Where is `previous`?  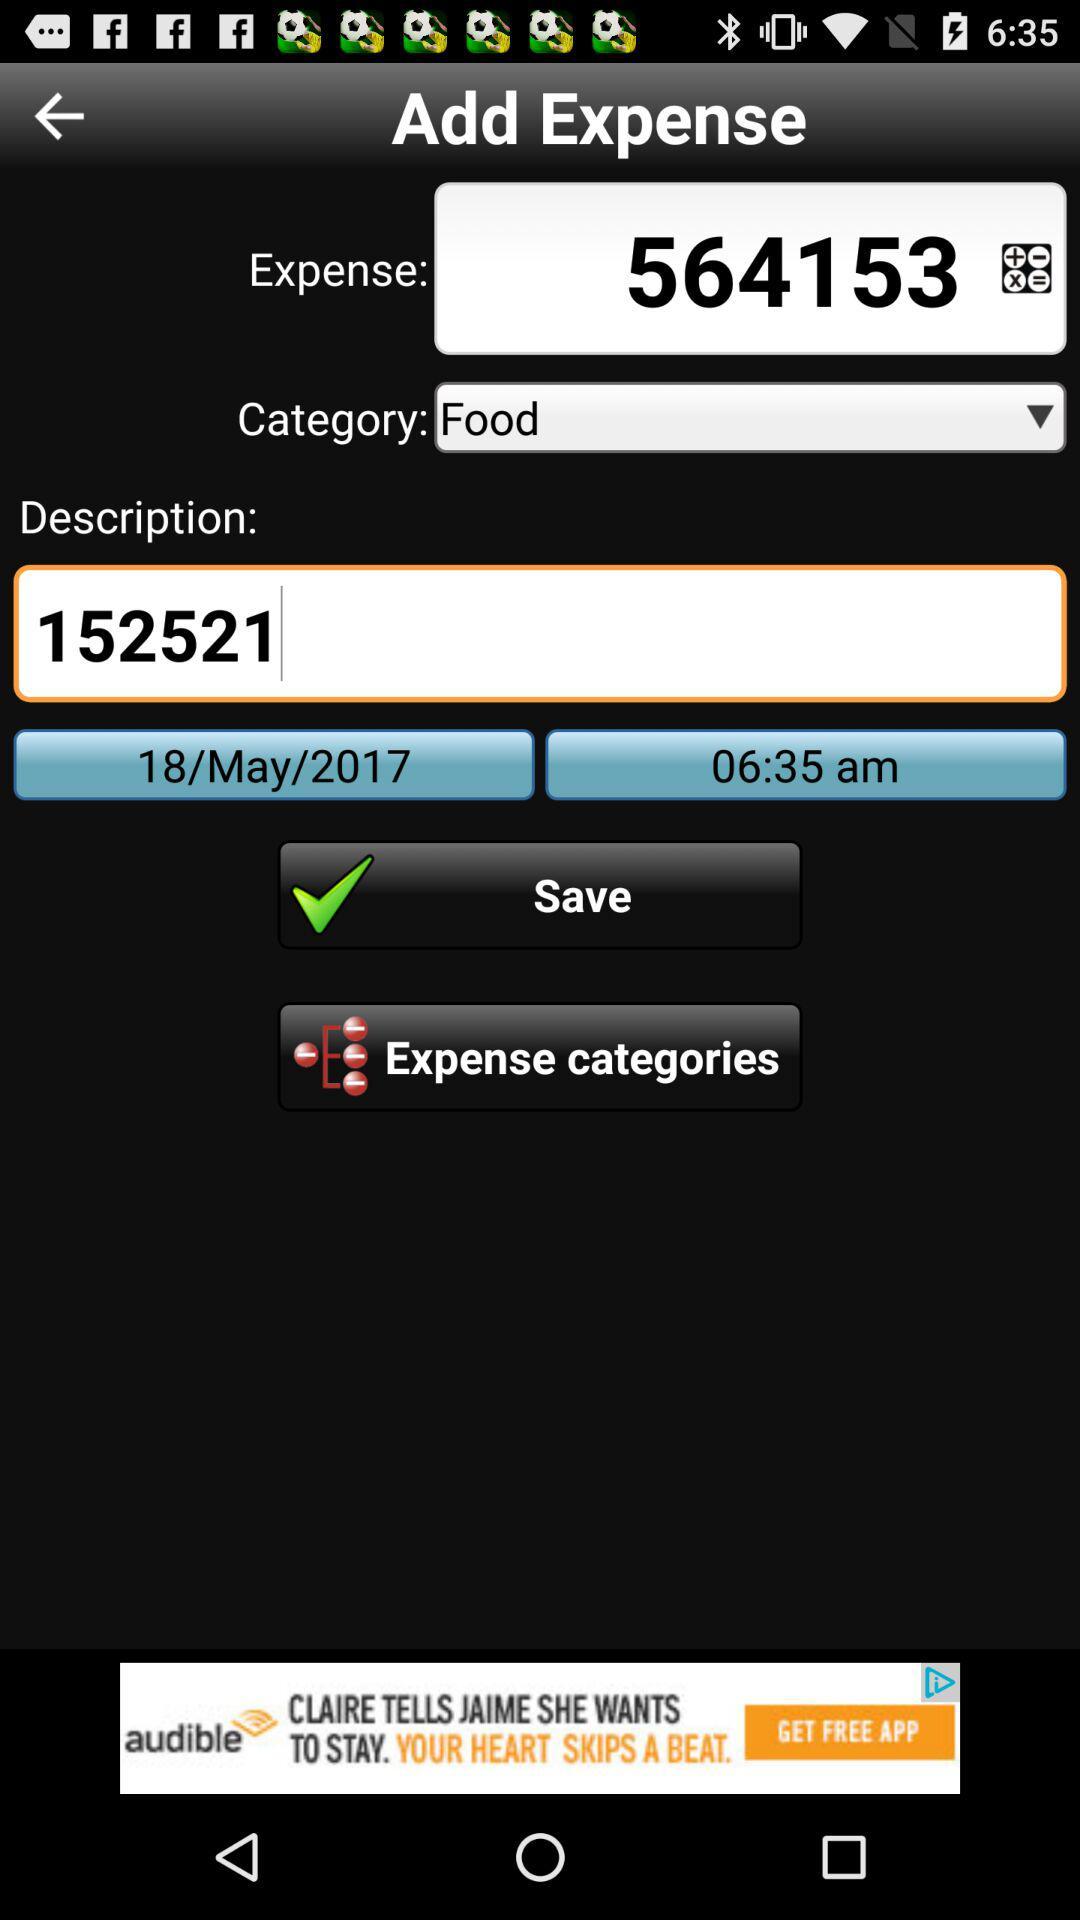 previous is located at coordinates (58, 114).